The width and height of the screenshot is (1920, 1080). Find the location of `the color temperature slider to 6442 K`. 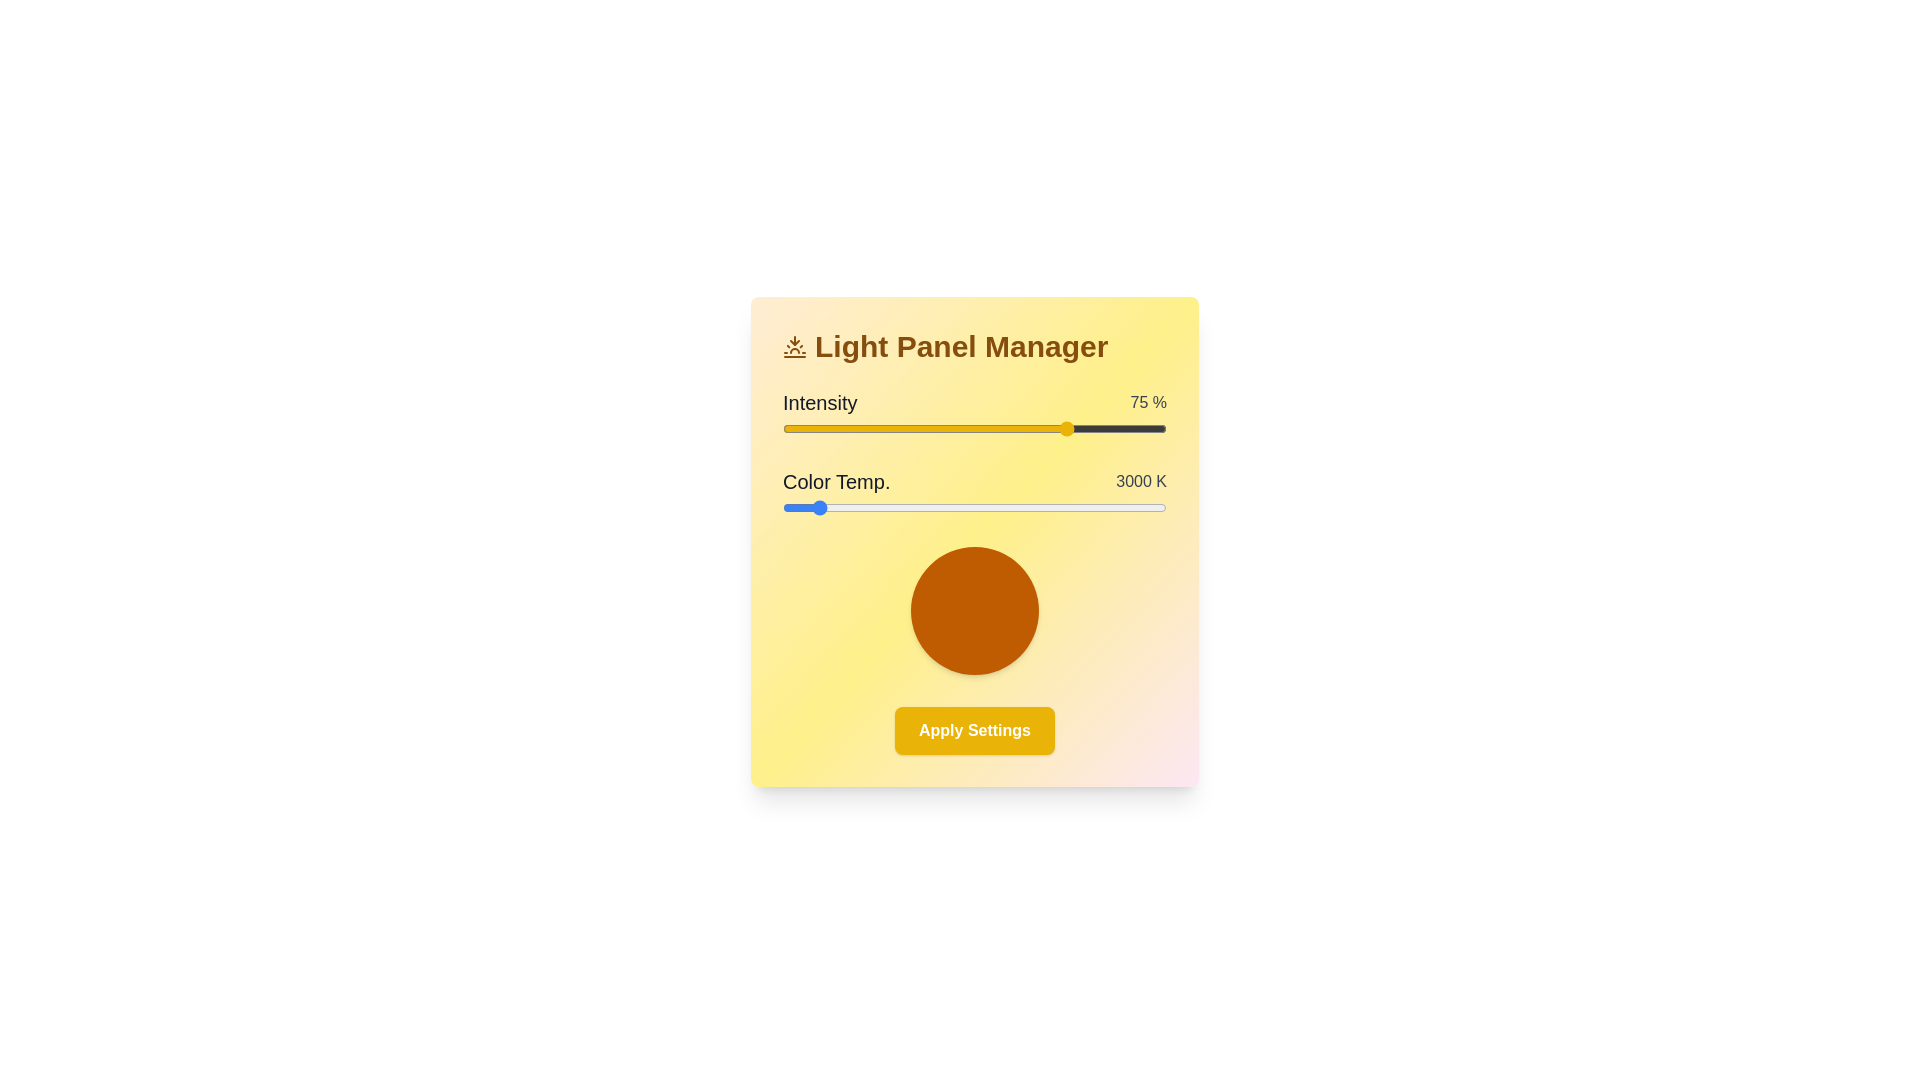

the color temperature slider to 6442 K is located at coordinates (1161, 507).